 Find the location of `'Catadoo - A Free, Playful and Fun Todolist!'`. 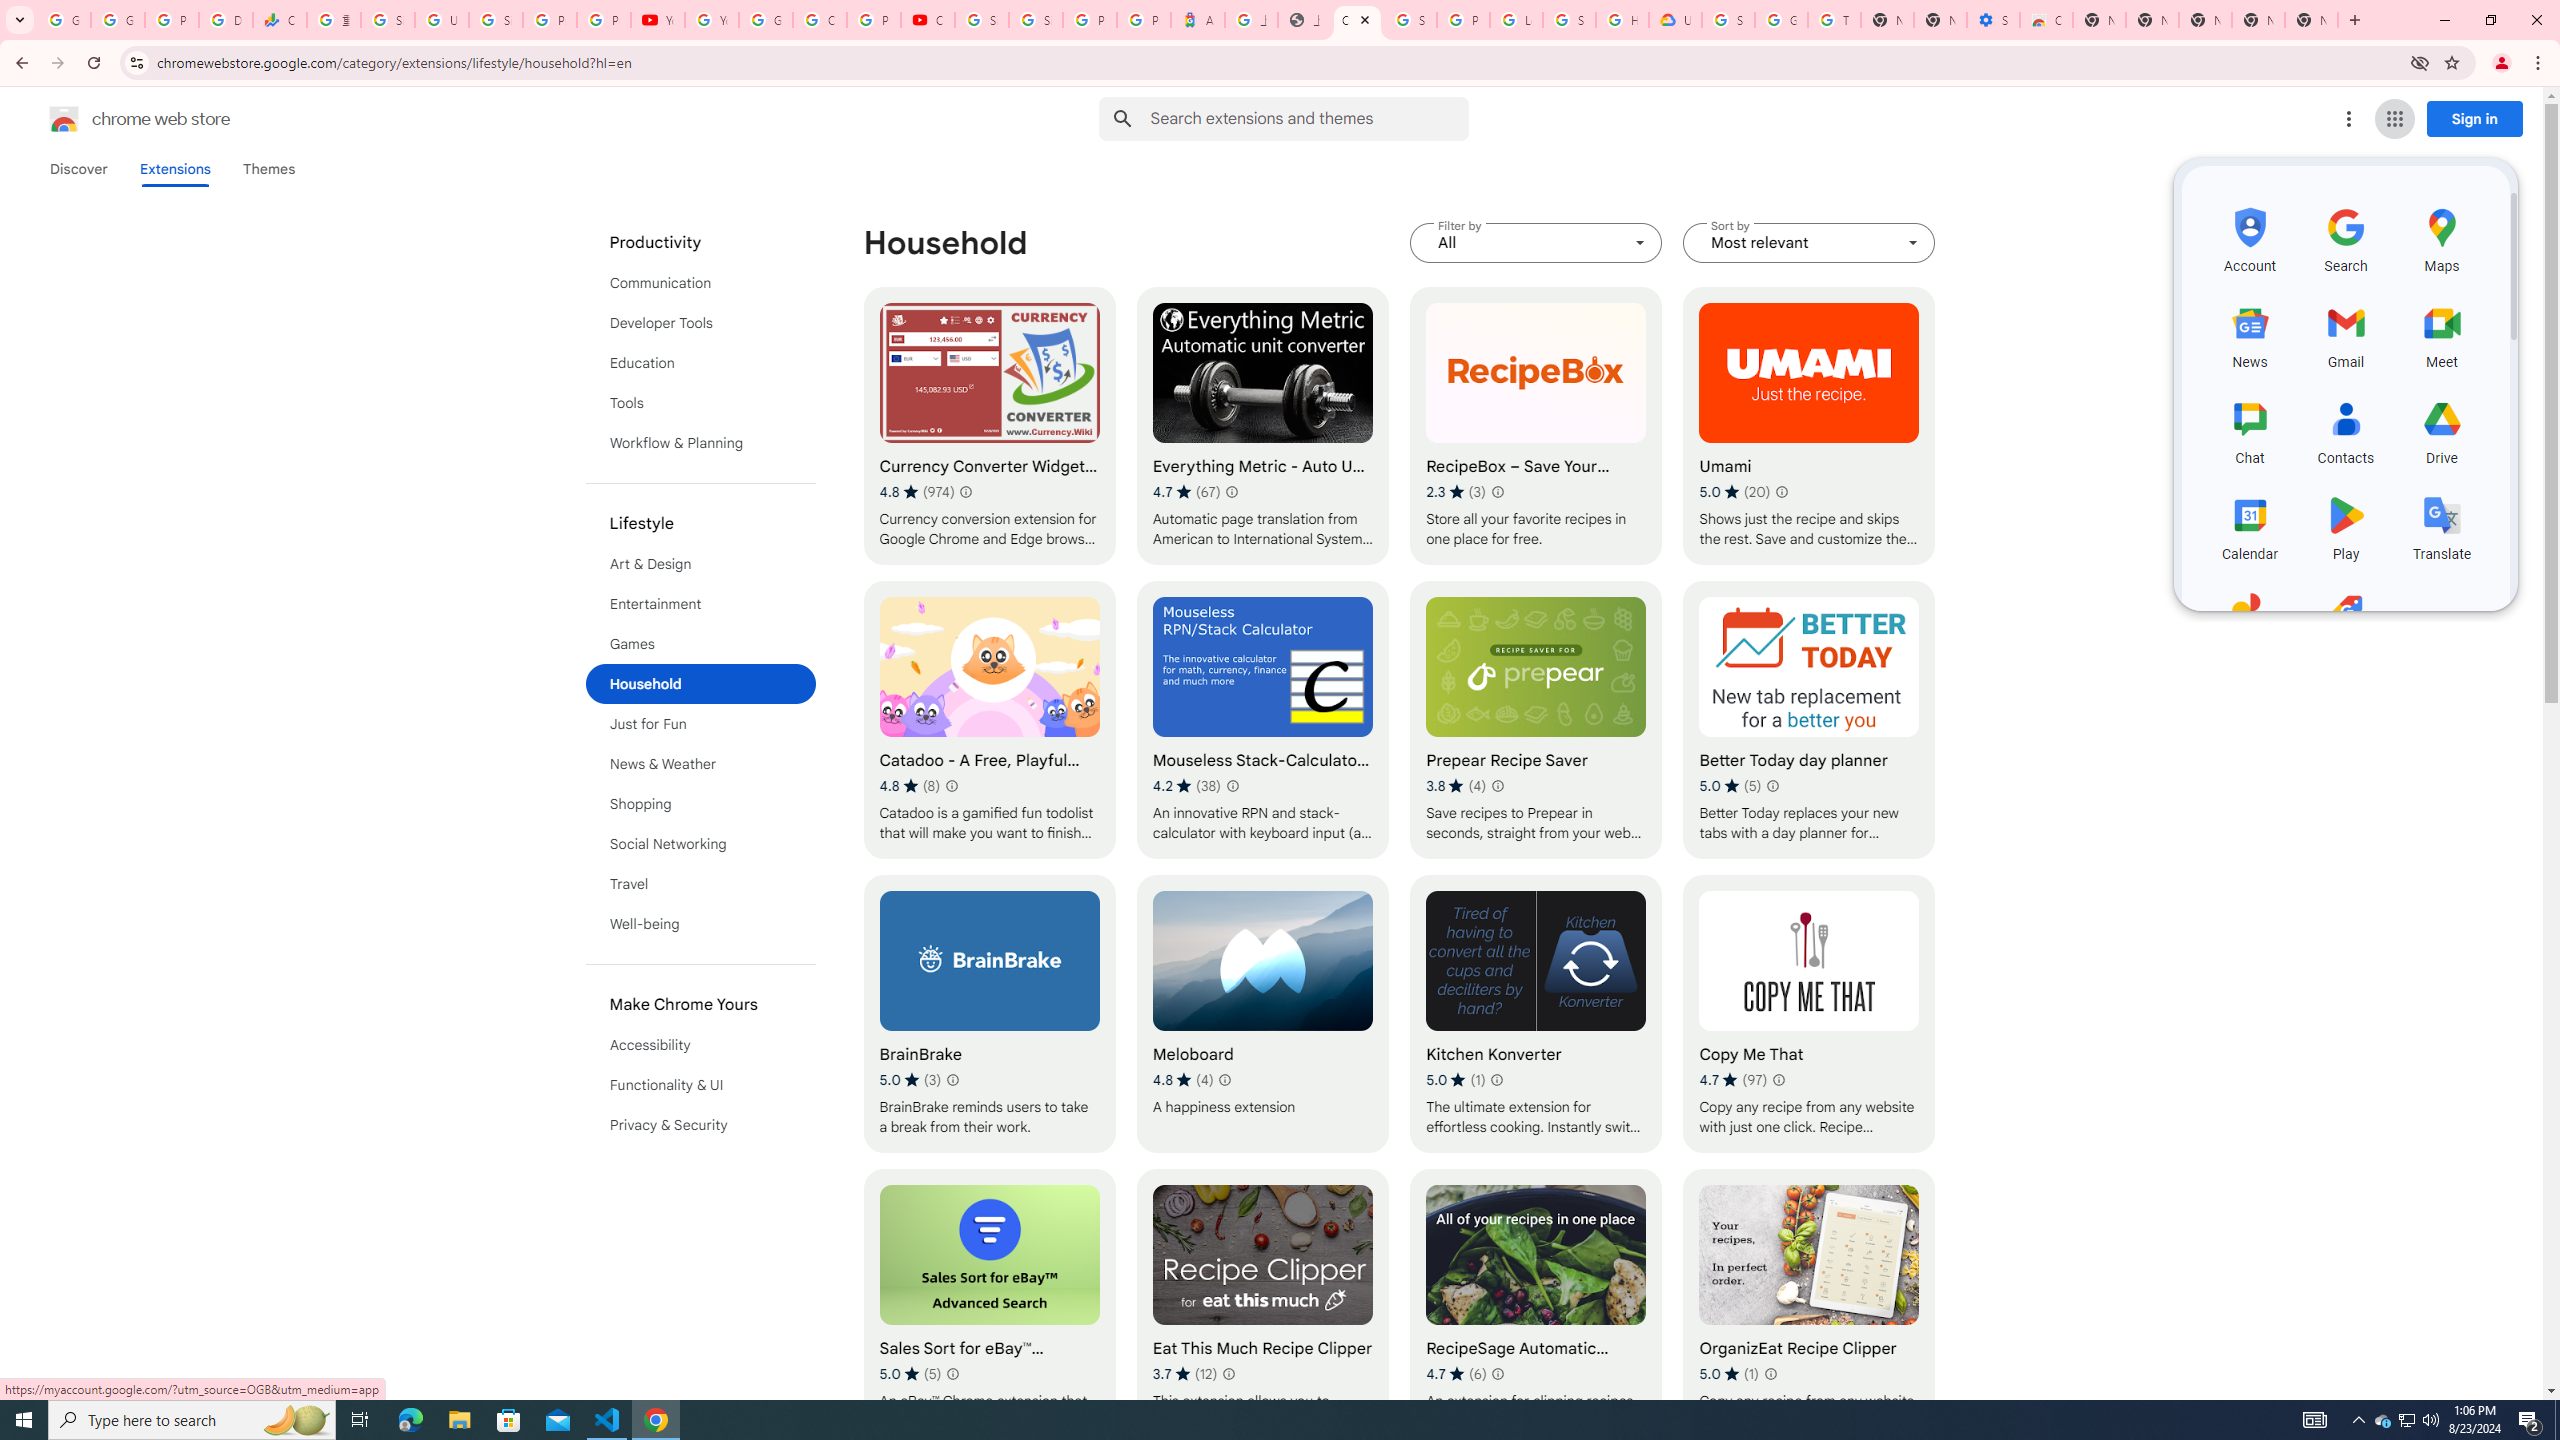

'Catadoo - A Free, Playful and Fun Todolist!' is located at coordinates (988, 720).